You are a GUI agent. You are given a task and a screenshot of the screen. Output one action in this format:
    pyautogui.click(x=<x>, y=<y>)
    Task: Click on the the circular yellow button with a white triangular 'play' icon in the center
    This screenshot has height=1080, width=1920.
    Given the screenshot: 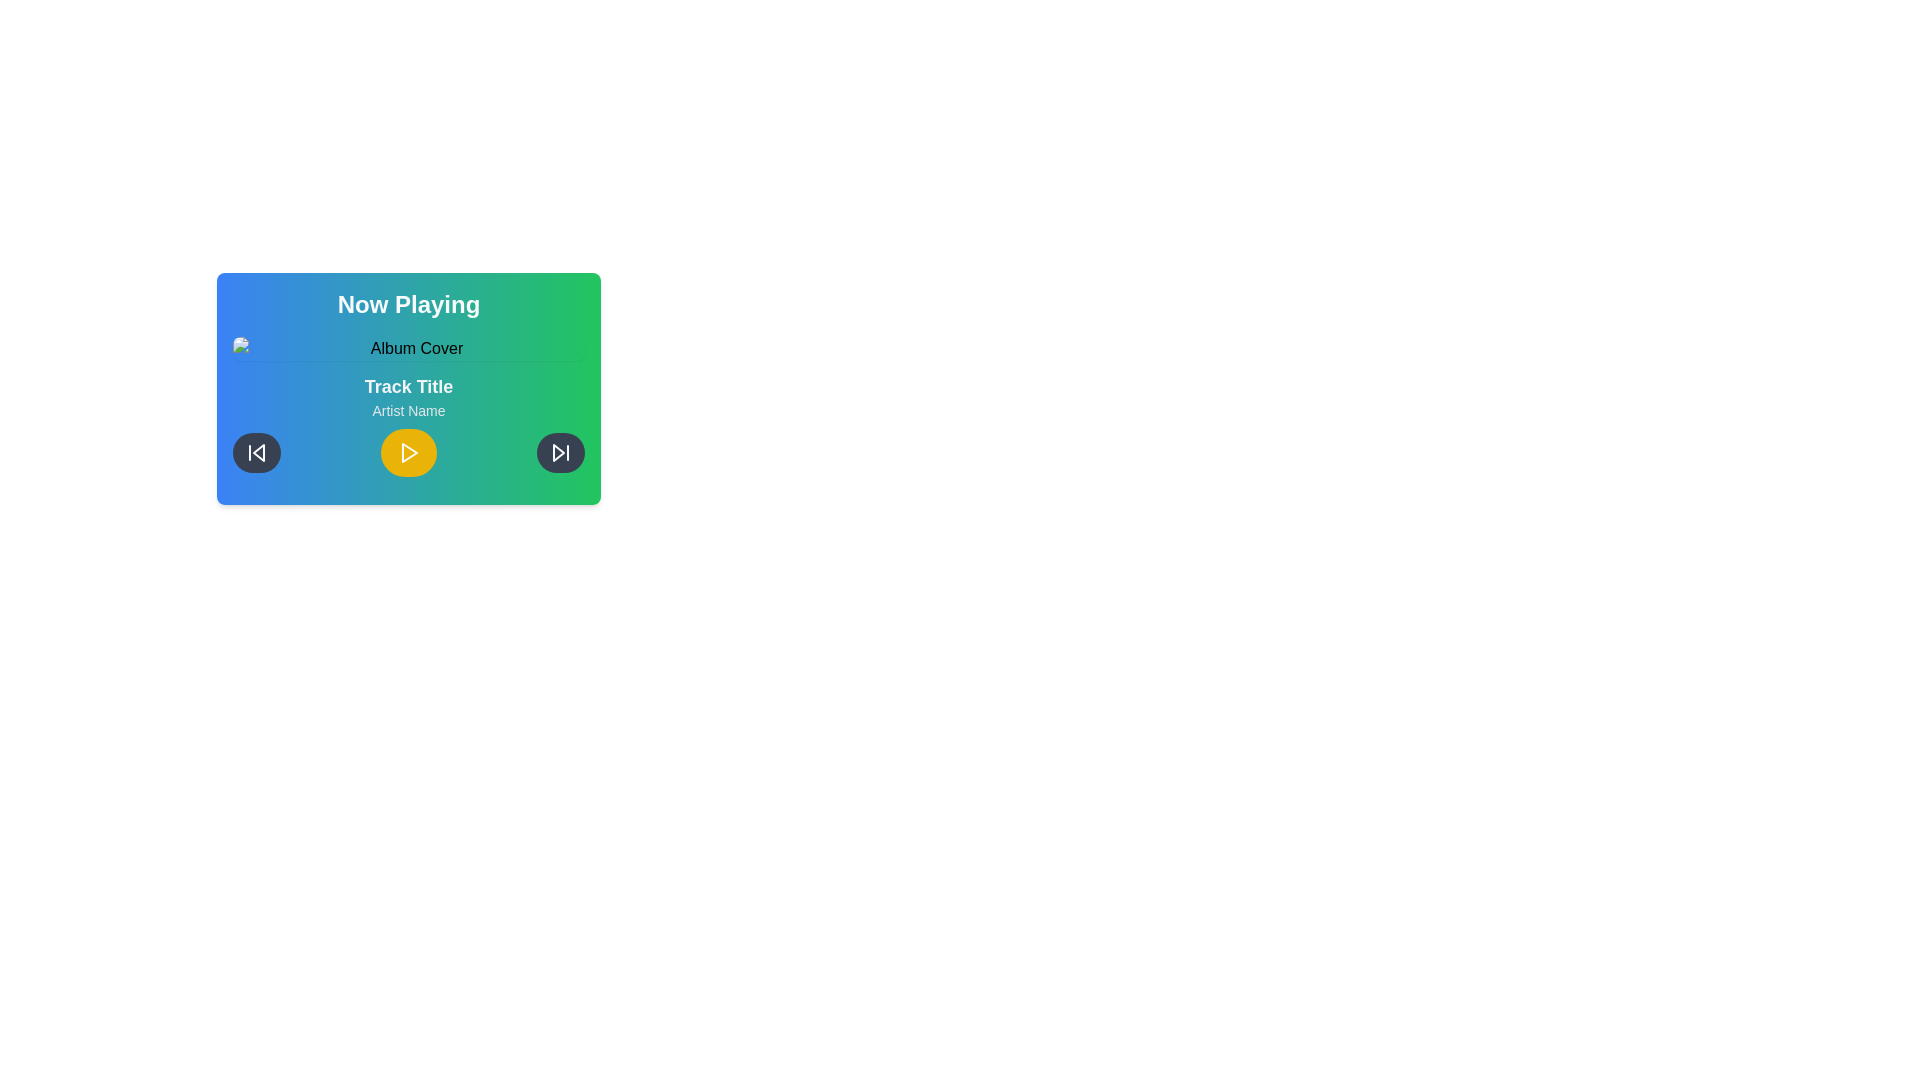 What is the action you would take?
    pyautogui.click(x=407, y=452)
    